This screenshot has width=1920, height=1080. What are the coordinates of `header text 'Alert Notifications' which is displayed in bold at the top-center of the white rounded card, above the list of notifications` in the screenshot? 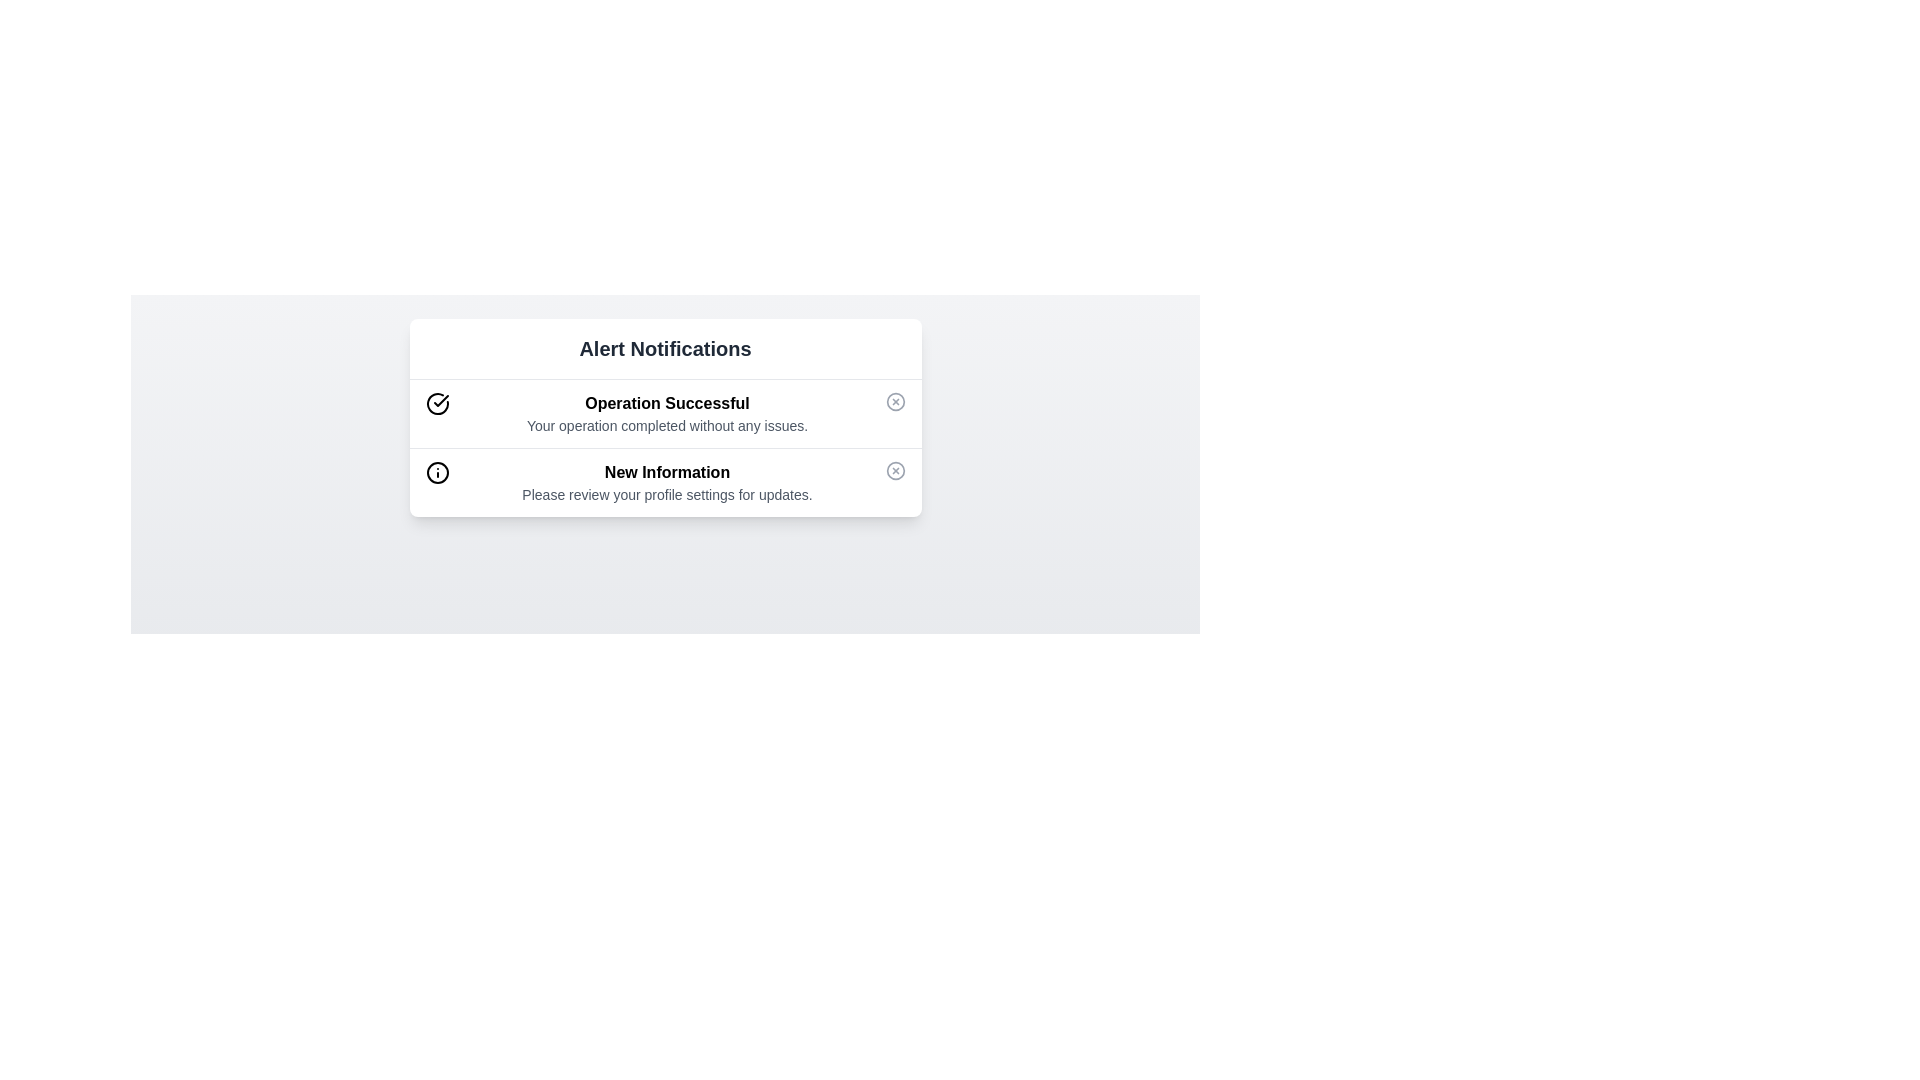 It's located at (665, 348).